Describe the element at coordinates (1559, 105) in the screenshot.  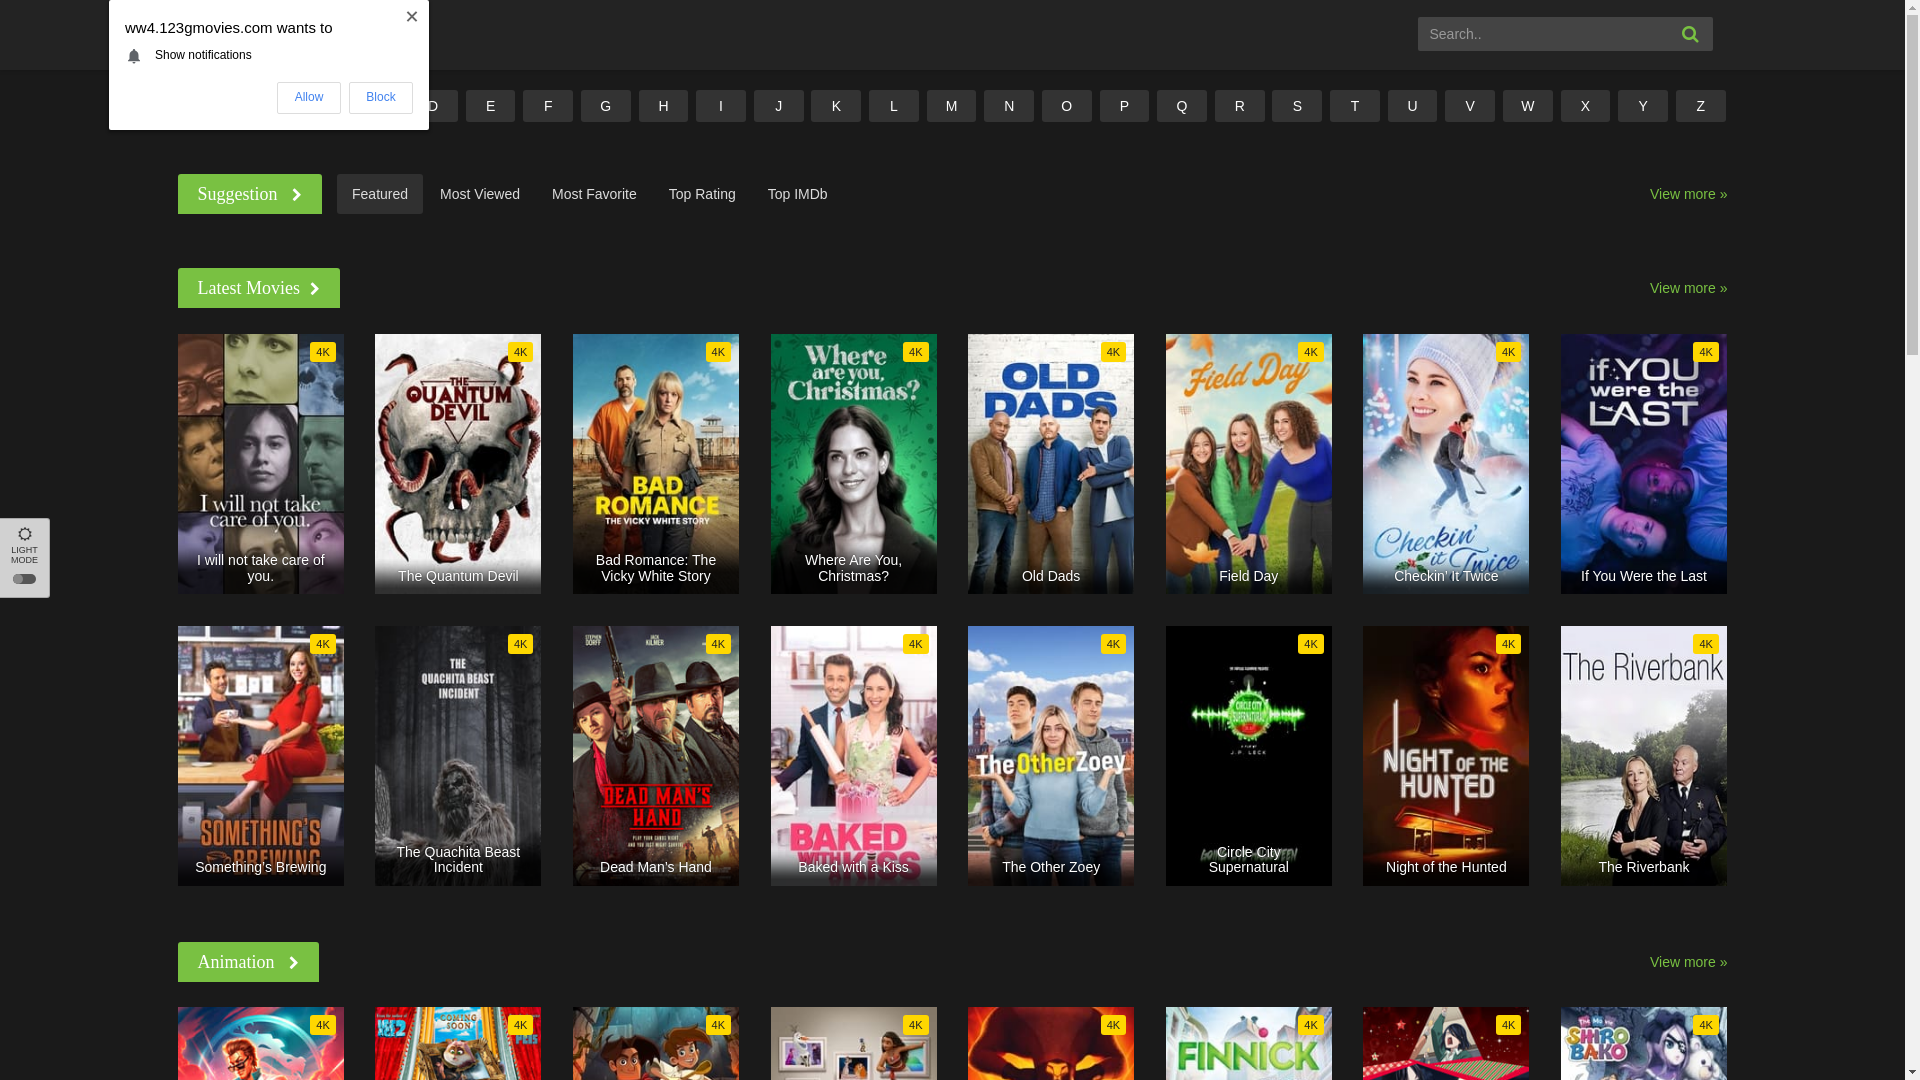
I see `'X'` at that location.